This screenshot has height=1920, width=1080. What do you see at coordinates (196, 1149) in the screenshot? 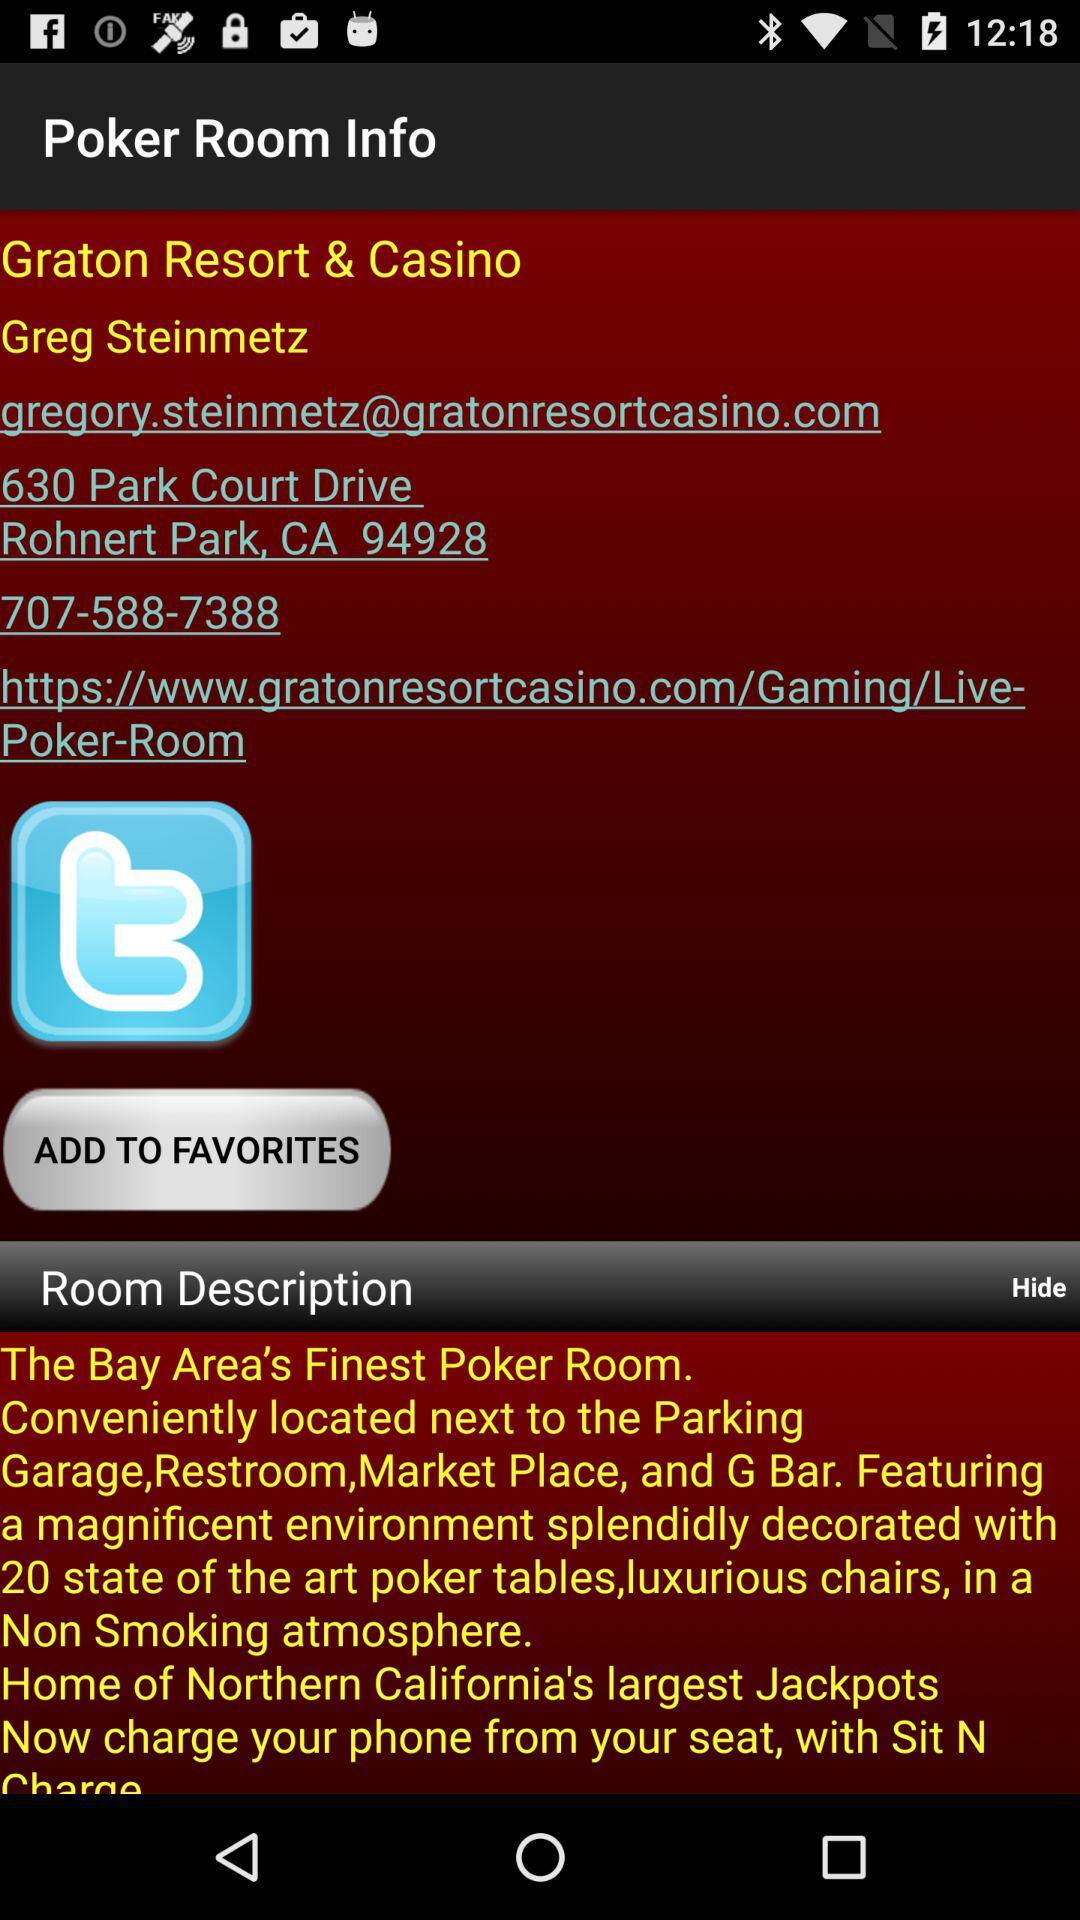
I see `add to favorites` at bounding box center [196, 1149].